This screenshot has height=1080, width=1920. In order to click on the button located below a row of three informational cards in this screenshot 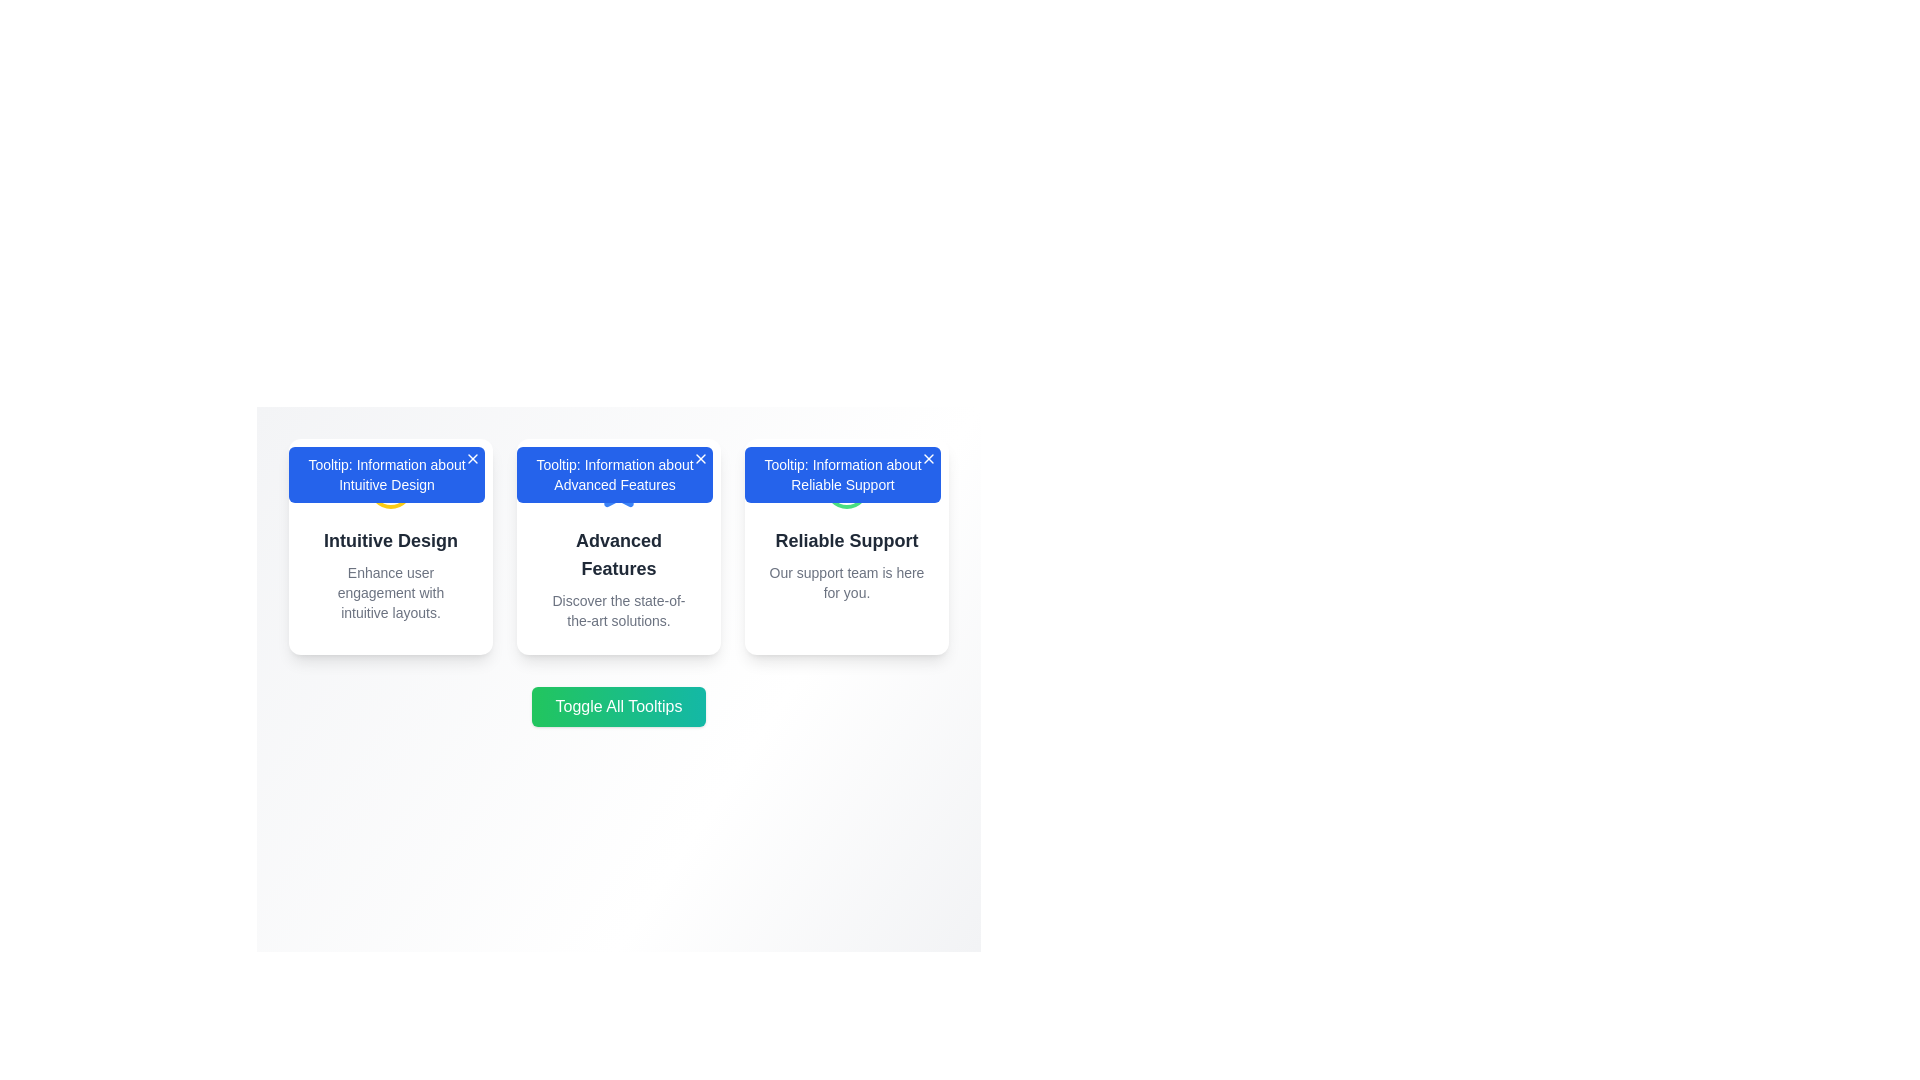, I will do `click(618, 705)`.